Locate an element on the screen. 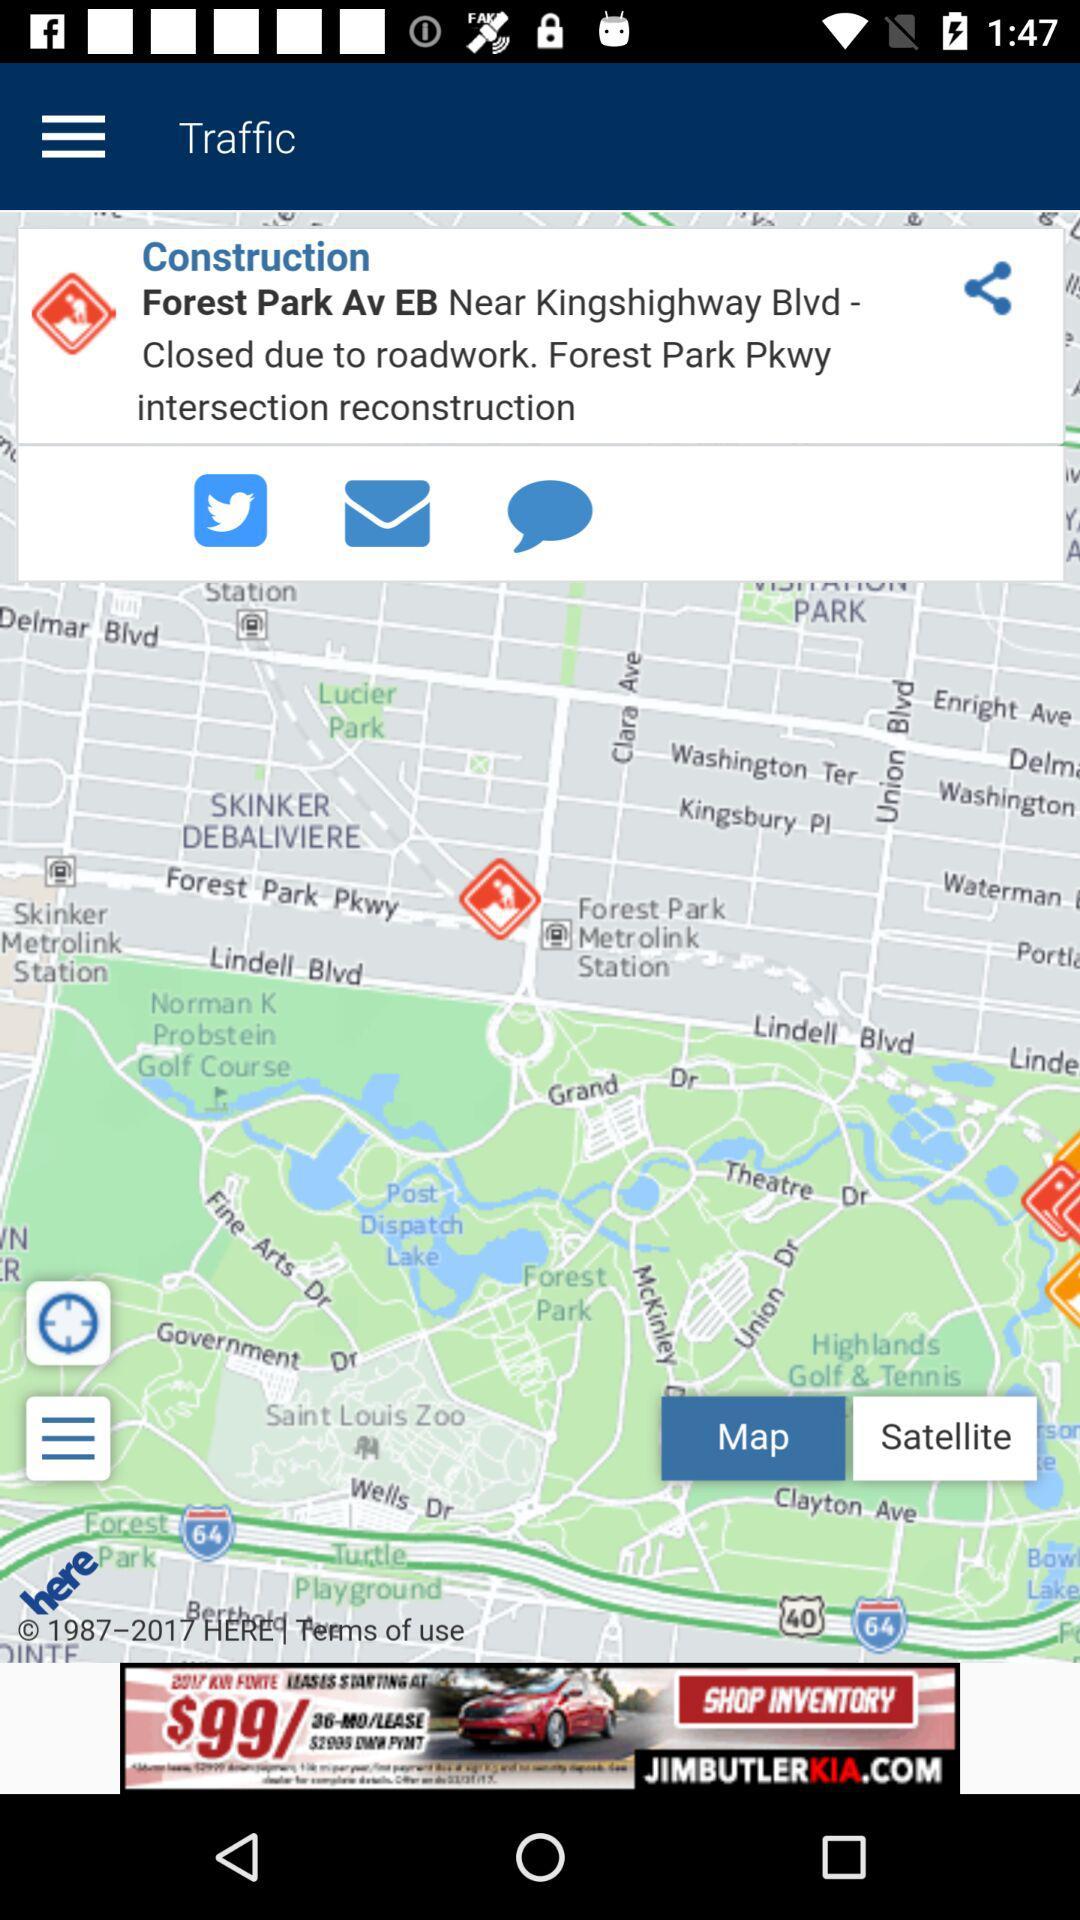  access menu is located at coordinates (72, 135).